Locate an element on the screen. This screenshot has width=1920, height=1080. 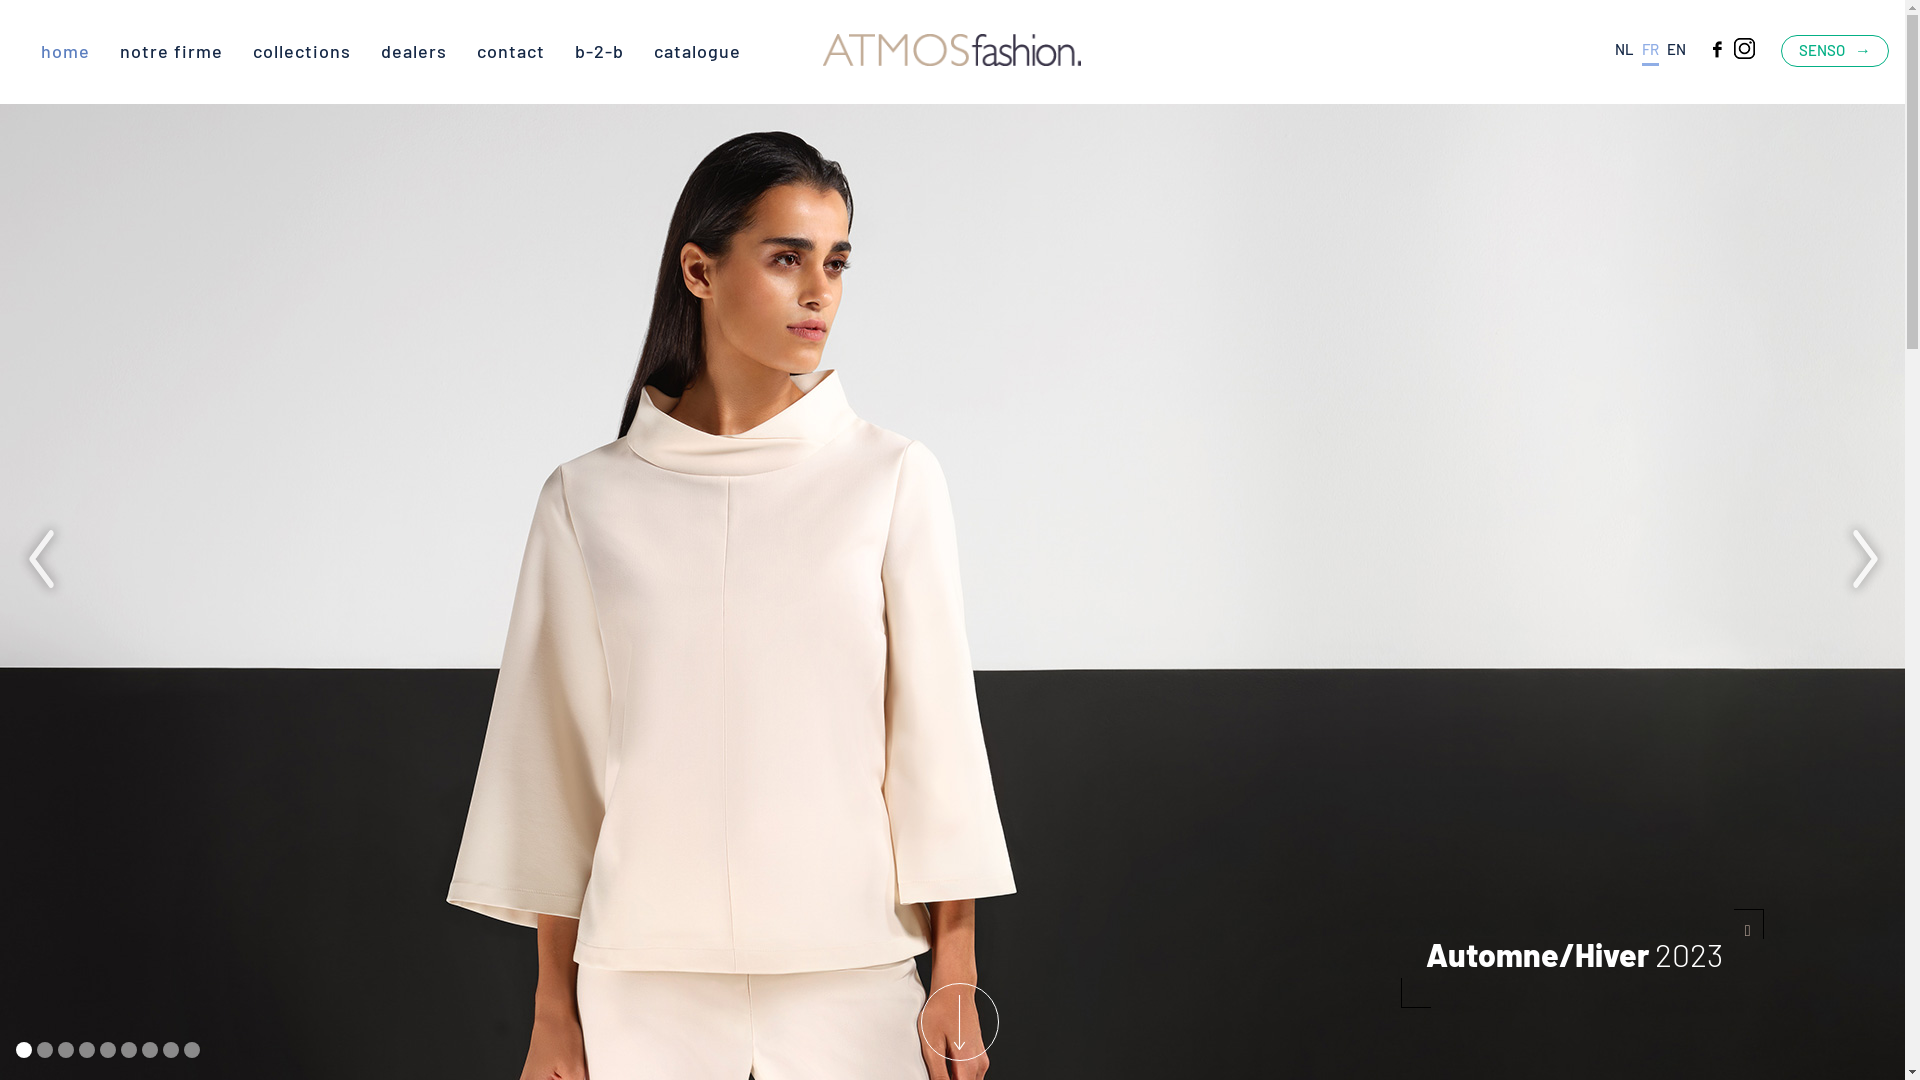
'Visitez notre page Instagram' is located at coordinates (1731, 46).